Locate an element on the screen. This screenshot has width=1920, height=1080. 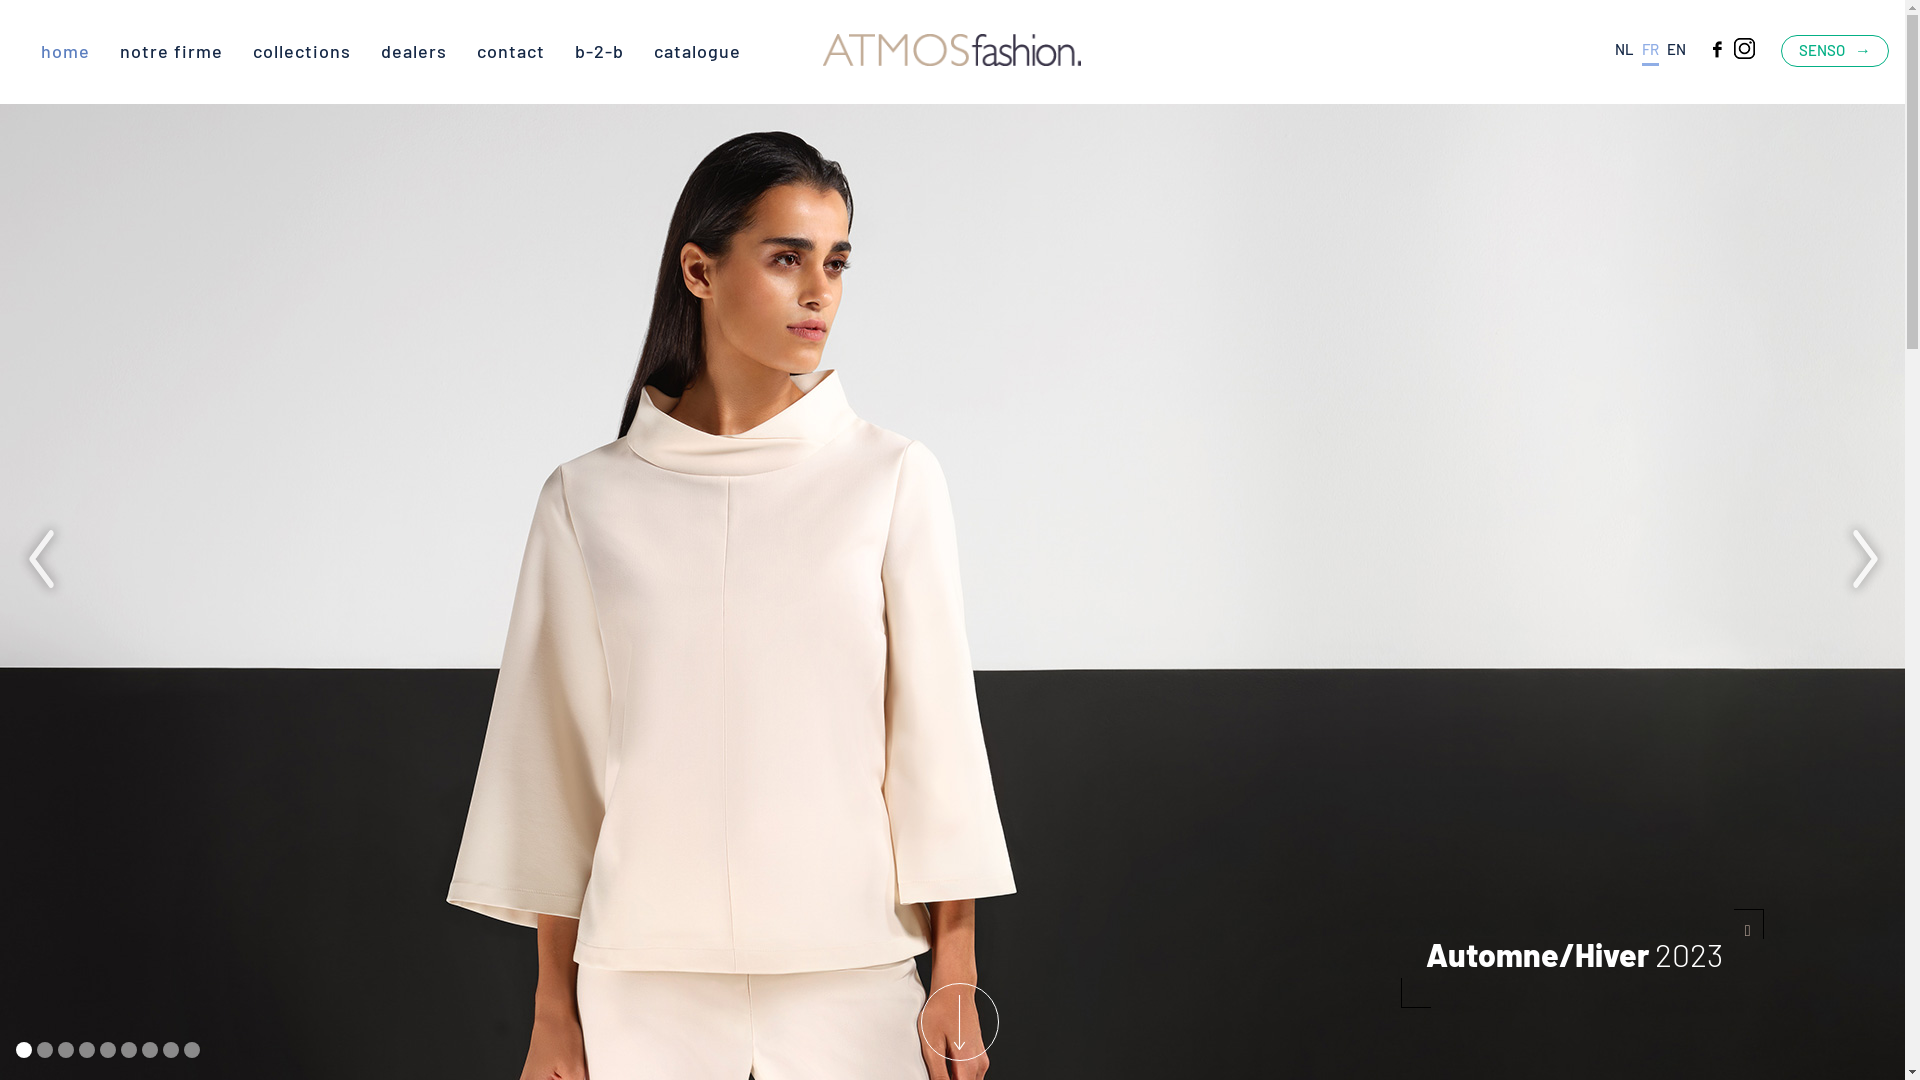
'Visitez notre page Instagram' is located at coordinates (1731, 46).